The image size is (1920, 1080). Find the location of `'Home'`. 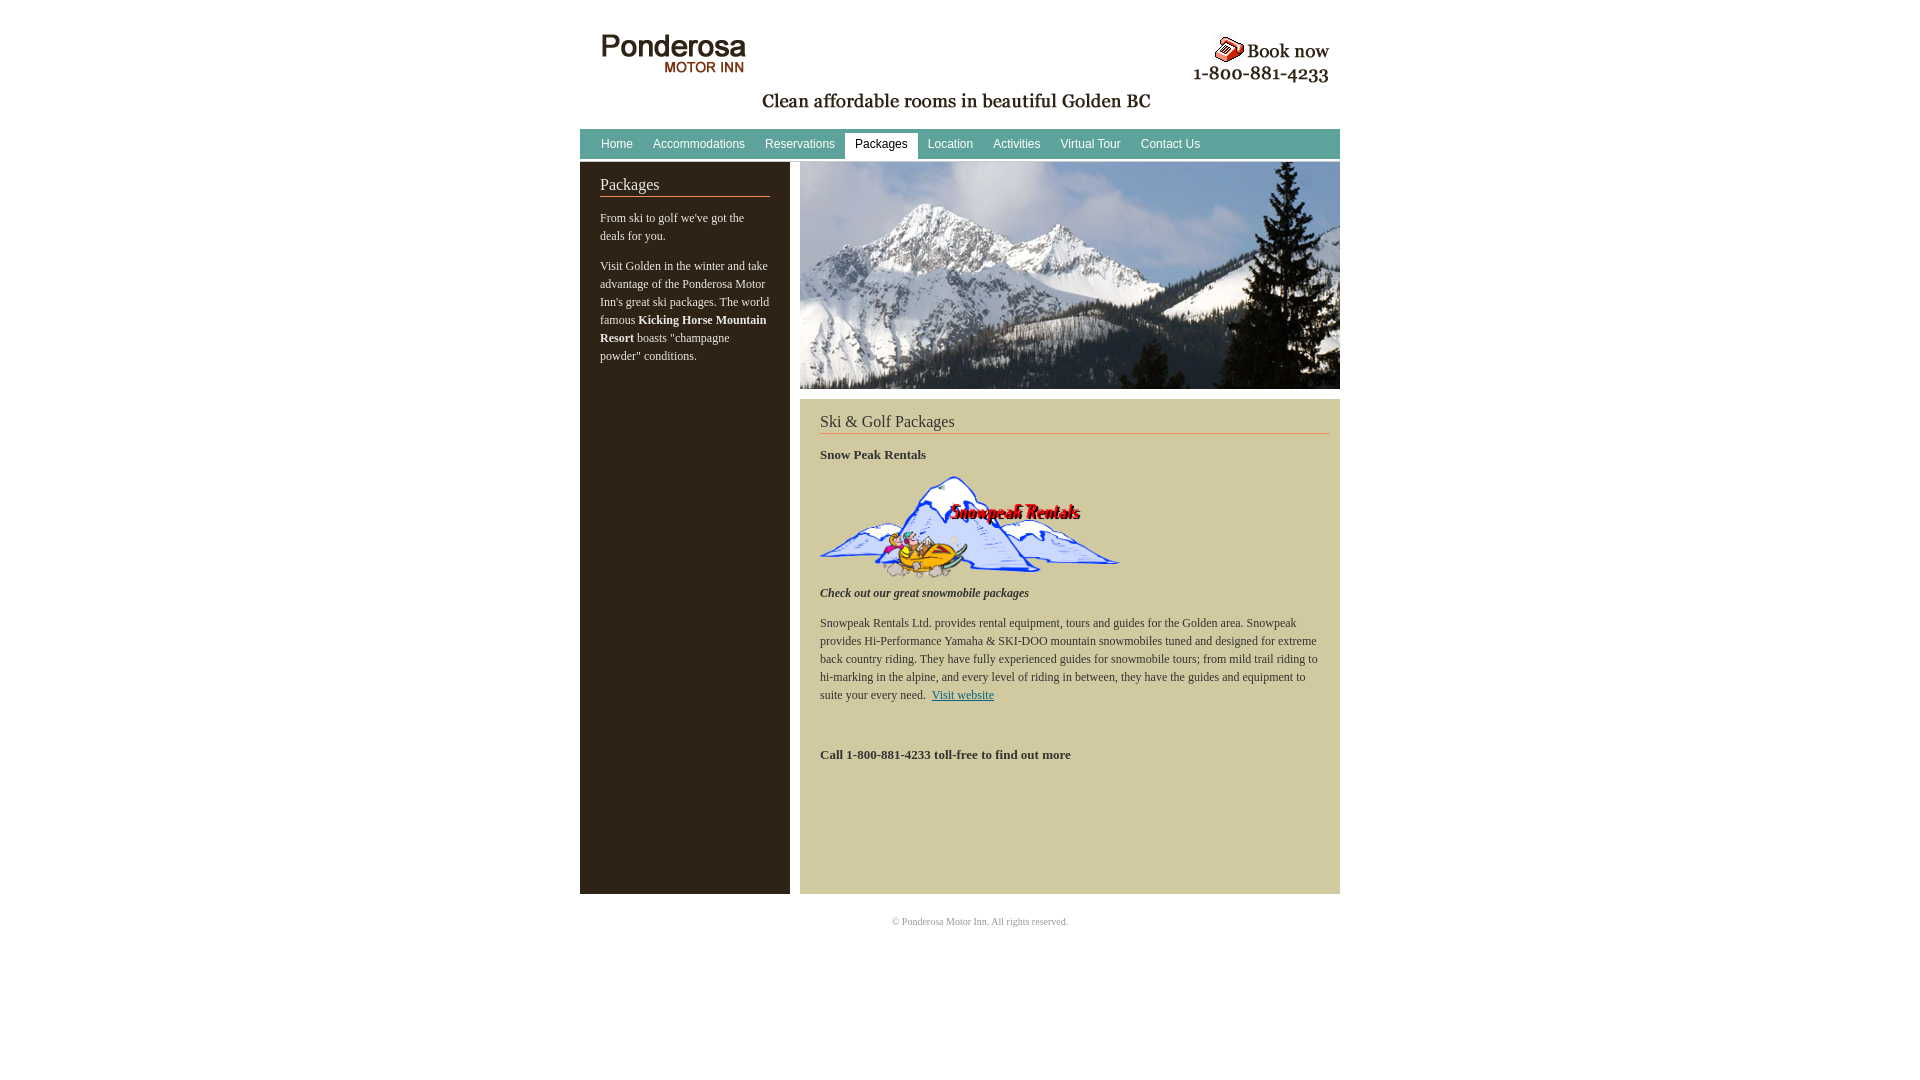

'Home' is located at coordinates (616, 145).